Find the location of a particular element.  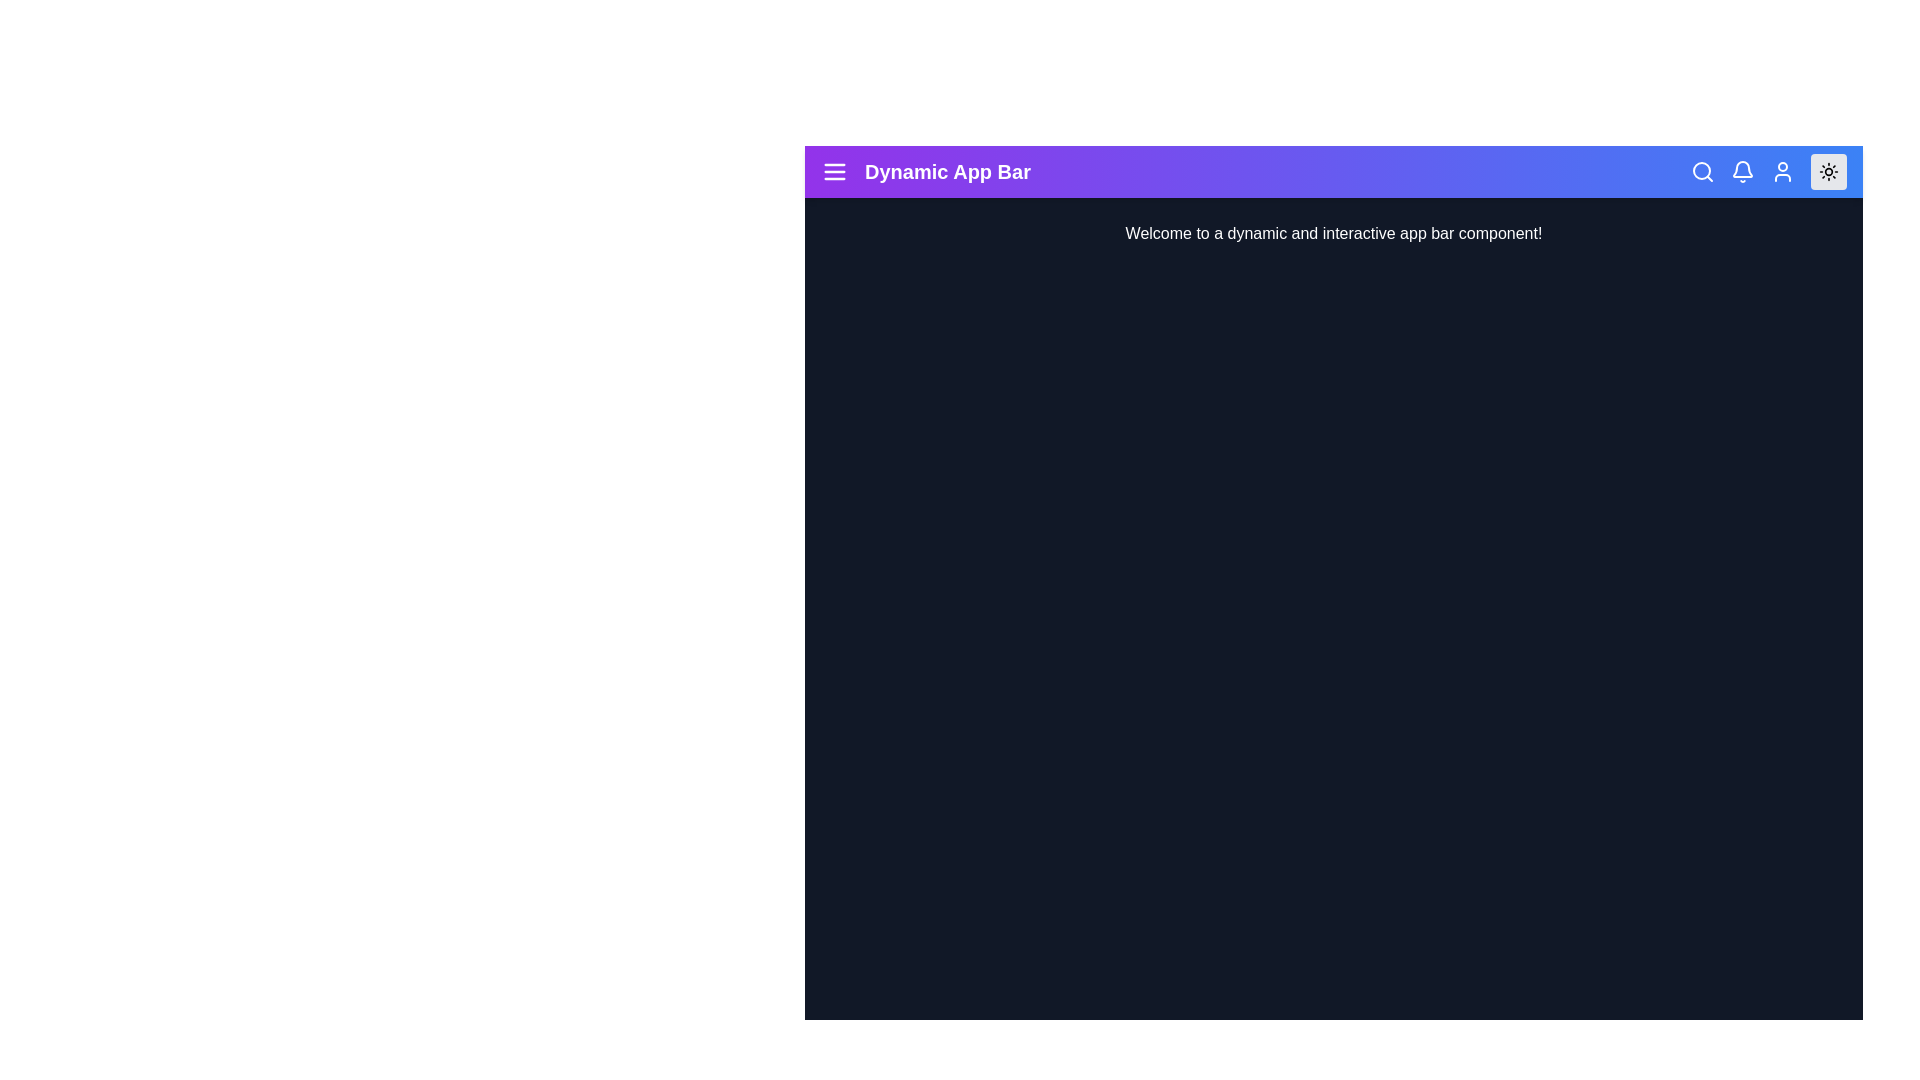

the text 'Welcome to a dynamic and interactive app bar component!' in the main content area is located at coordinates (829, 222).